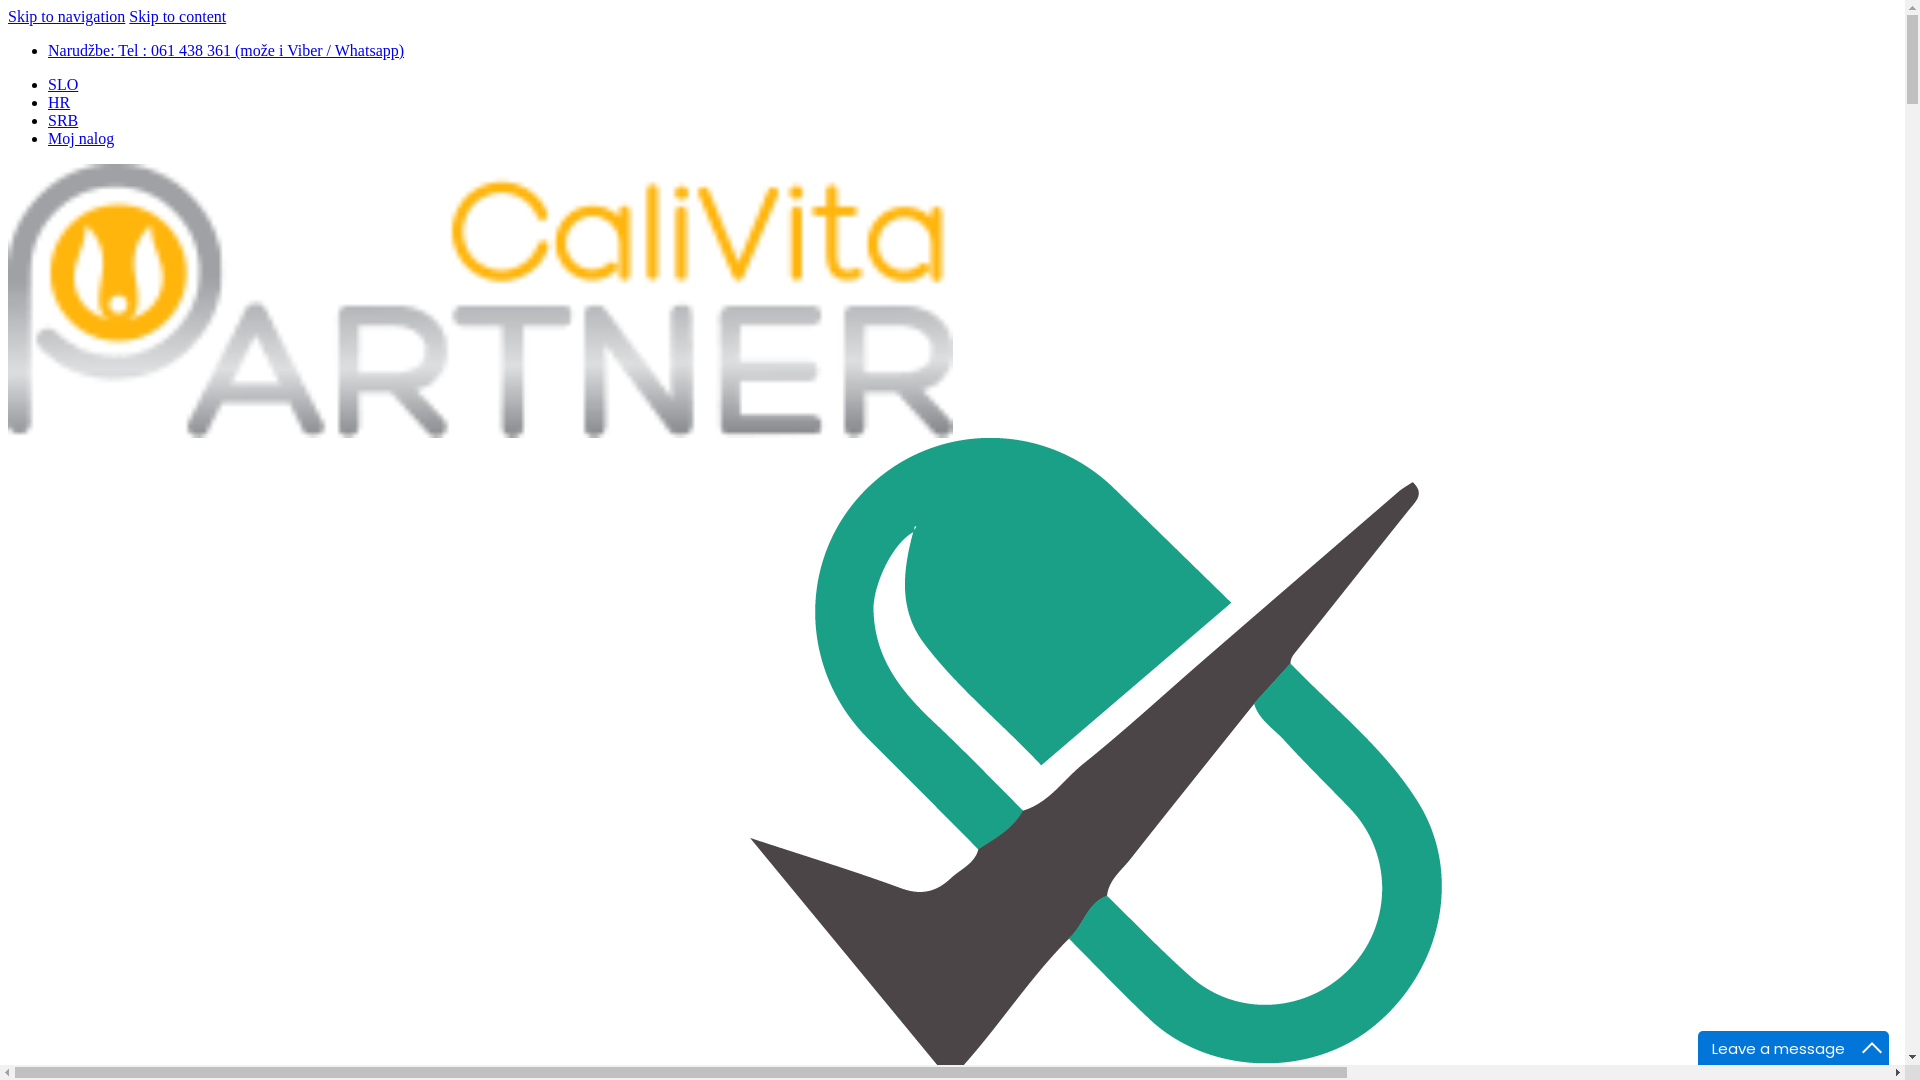 The width and height of the screenshot is (1920, 1080). What do you see at coordinates (66, 16) in the screenshot?
I see `'Skip to navigation'` at bounding box center [66, 16].